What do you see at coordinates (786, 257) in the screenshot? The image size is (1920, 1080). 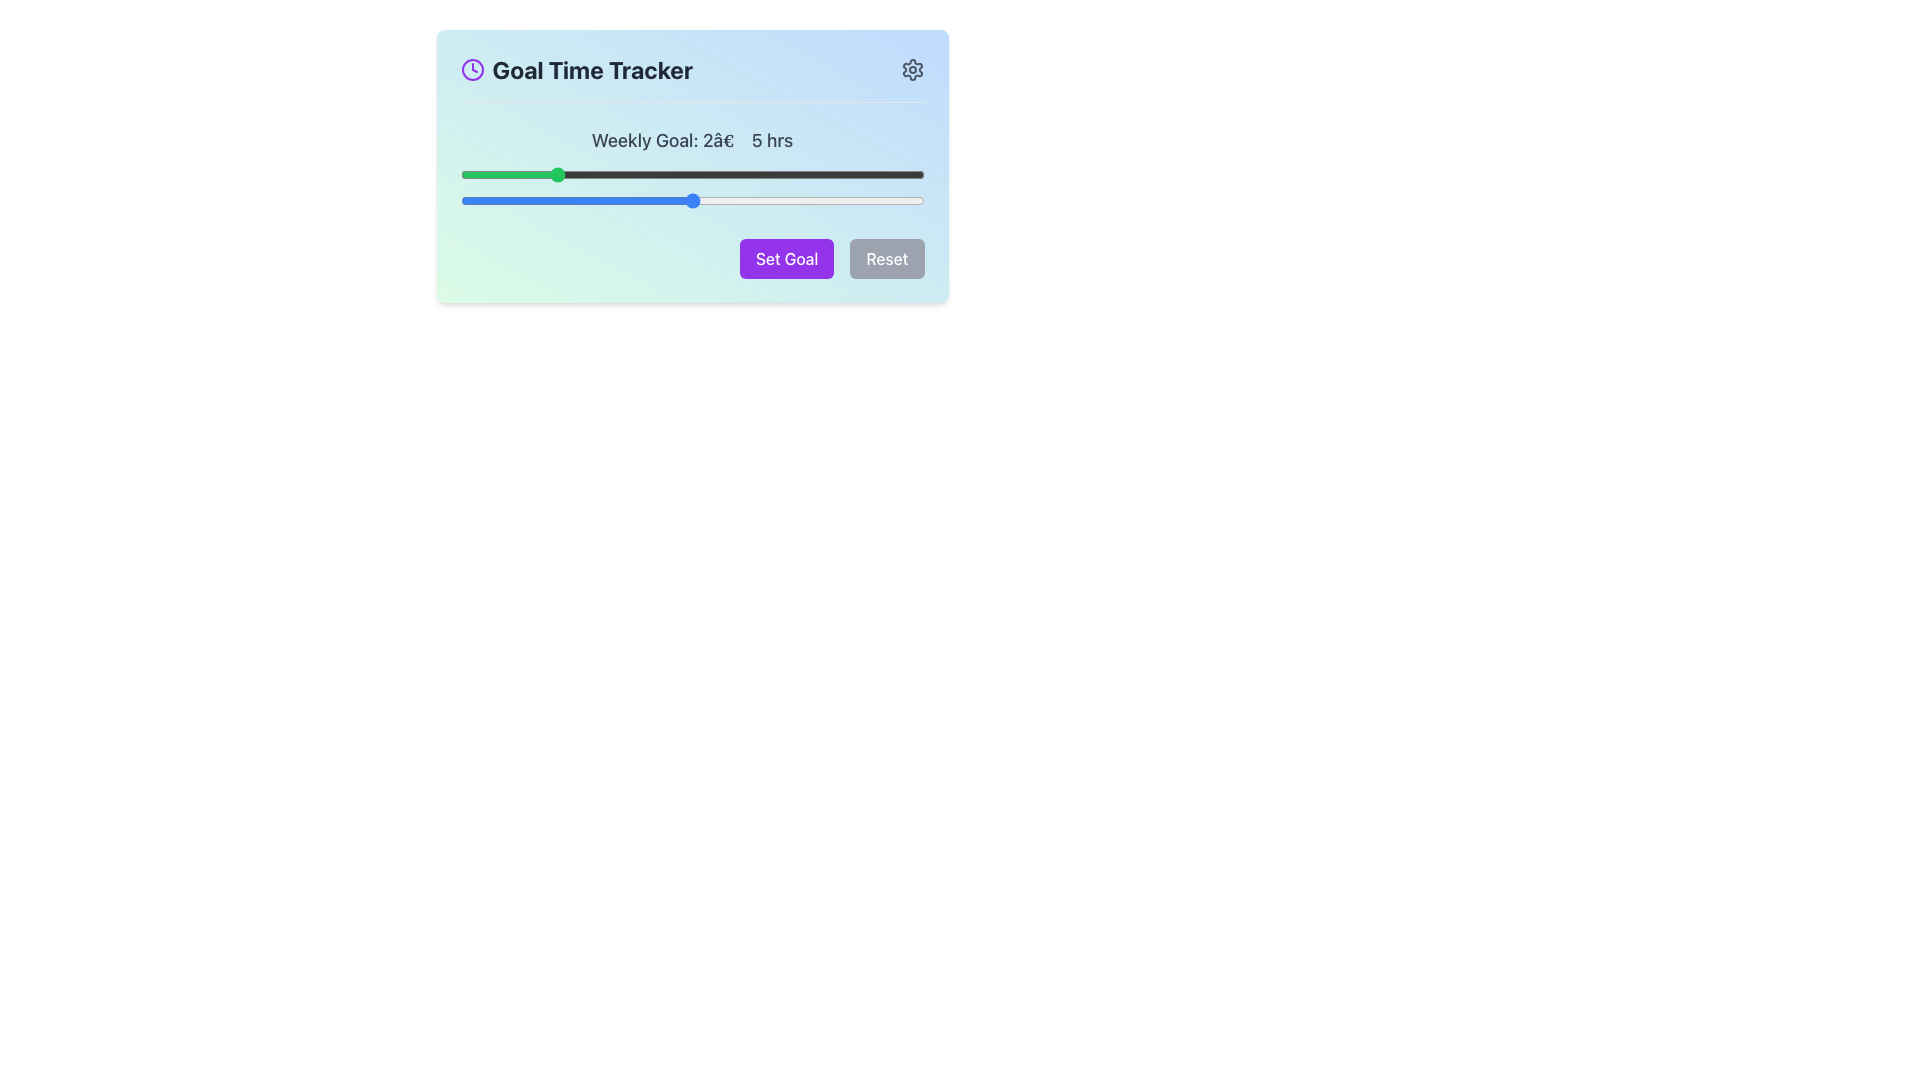 I see `the leftmost button for confirming the goal setting in the 'Goal Time Tracker'` at bounding box center [786, 257].